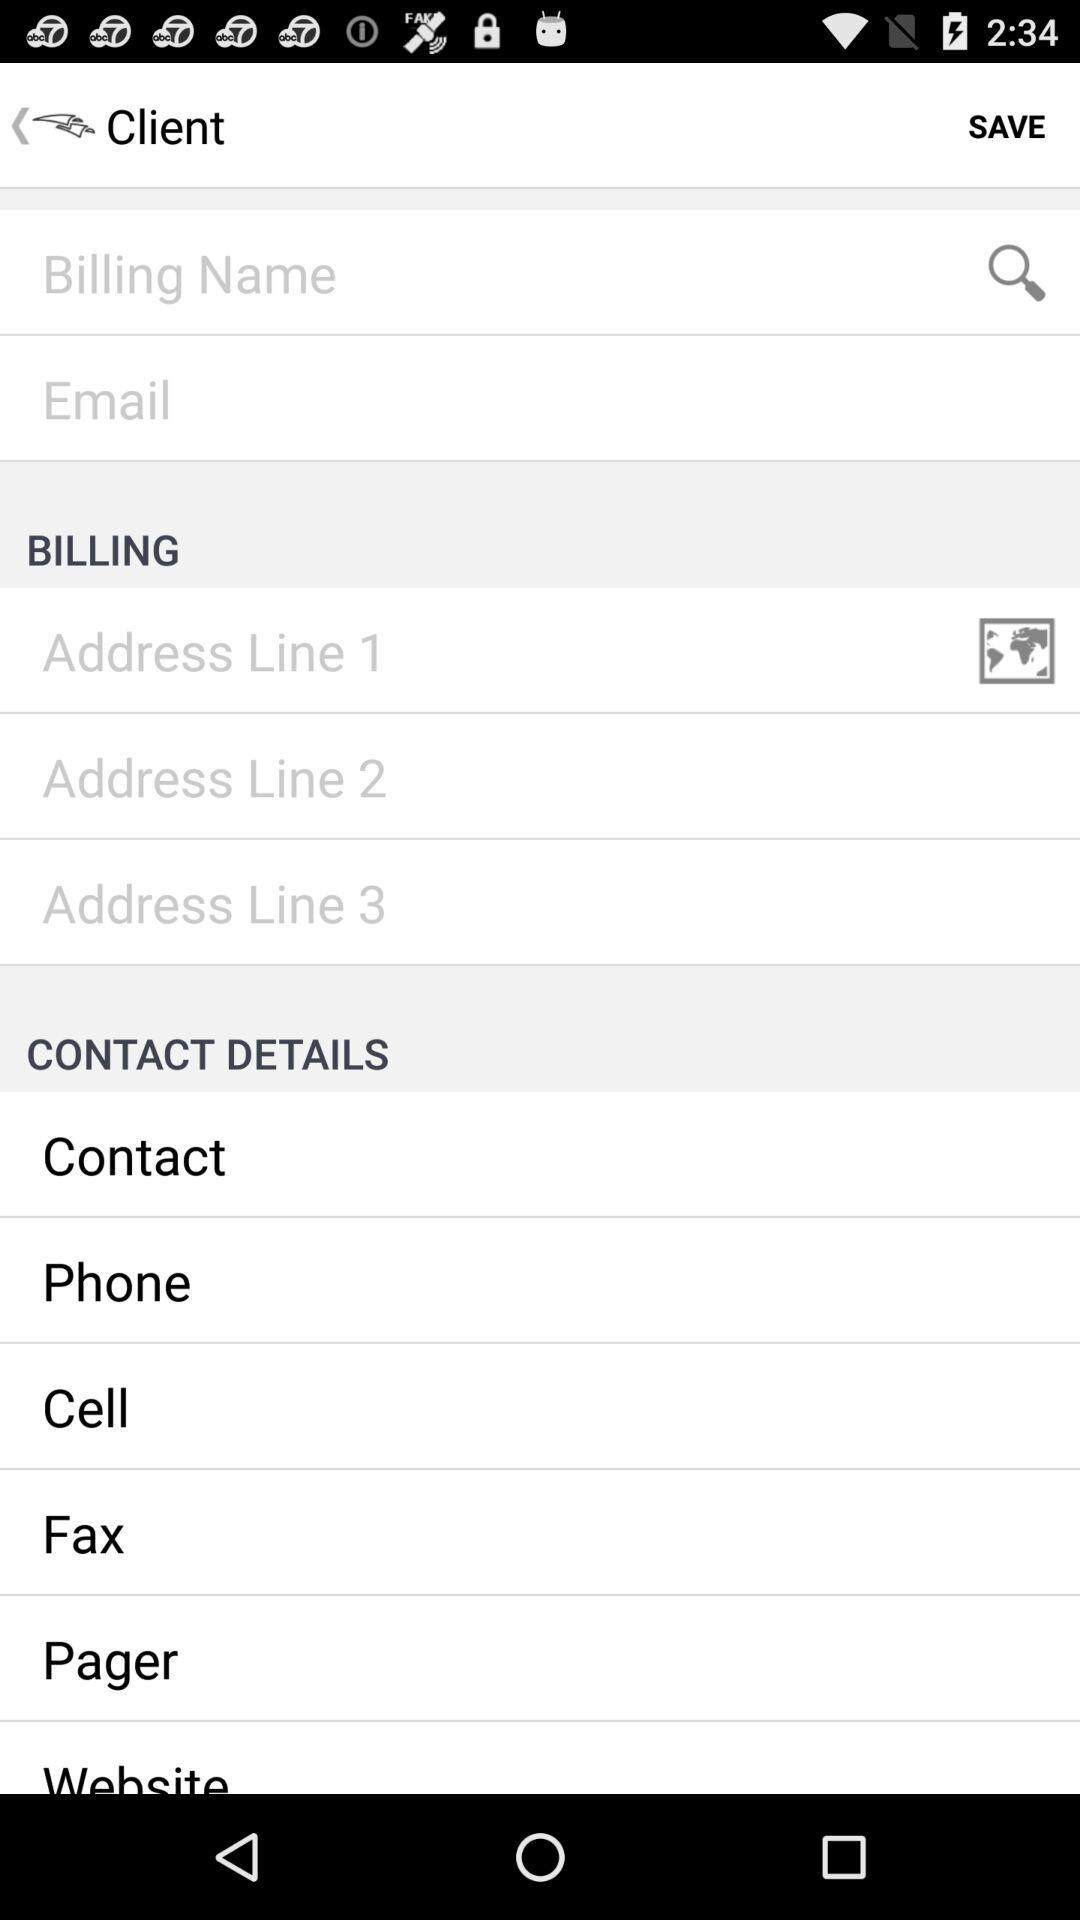 This screenshot has width=1080, height=1920. I want to click on fill address line 3, so click(540, 901).